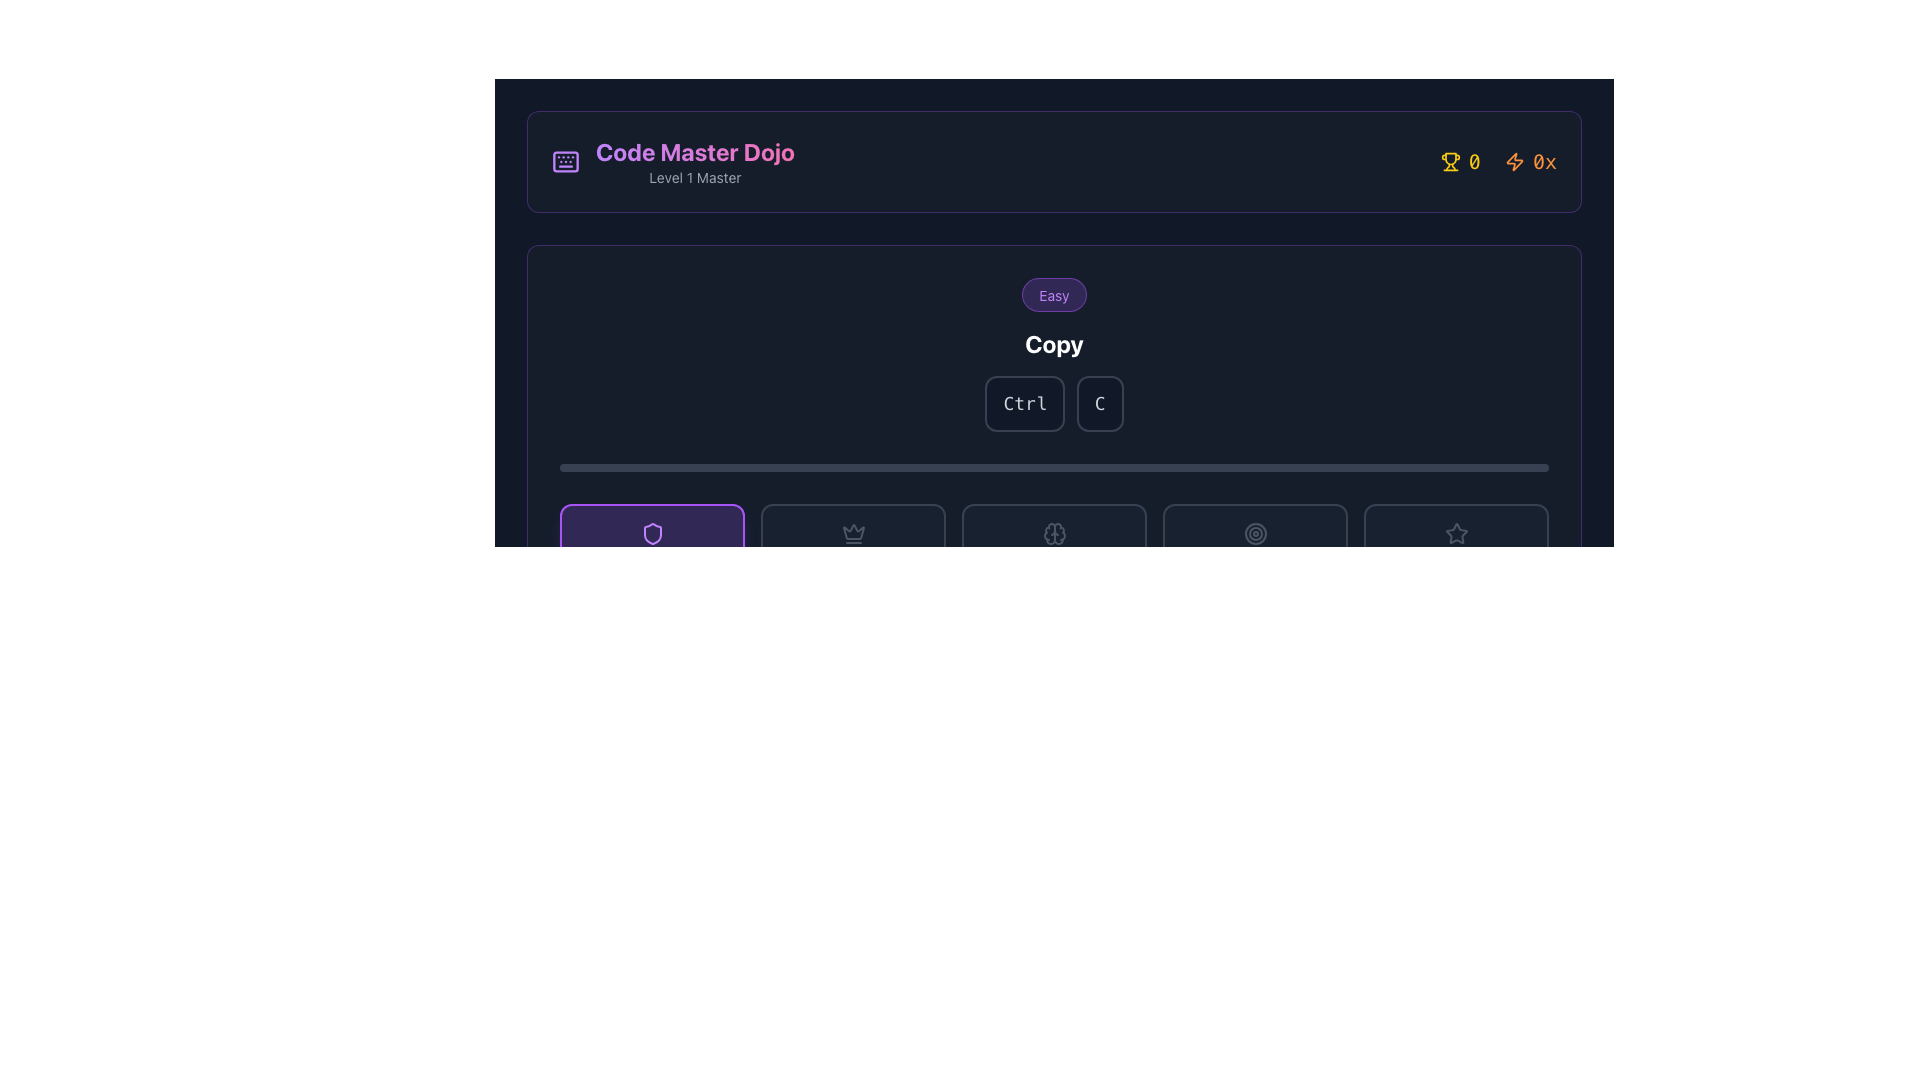  What do you see at coordinates (1544, 161) in the screenshot?
I see `the text element displaying the hexadecimal prefix '0x', located at the rightmost position in the top-right segment of the UI` at bounding box center [1544, 161].